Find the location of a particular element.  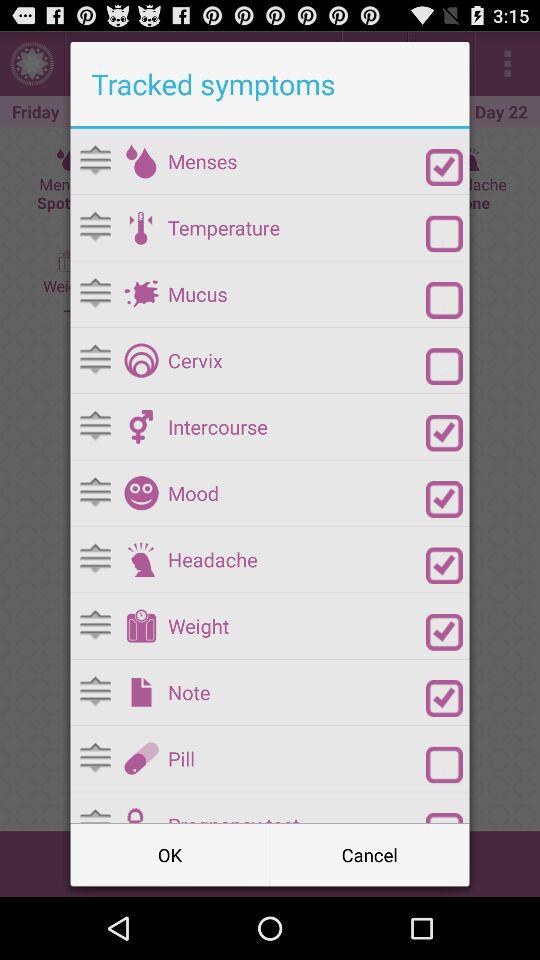

the cervix app is located at coordinates (296, 360).